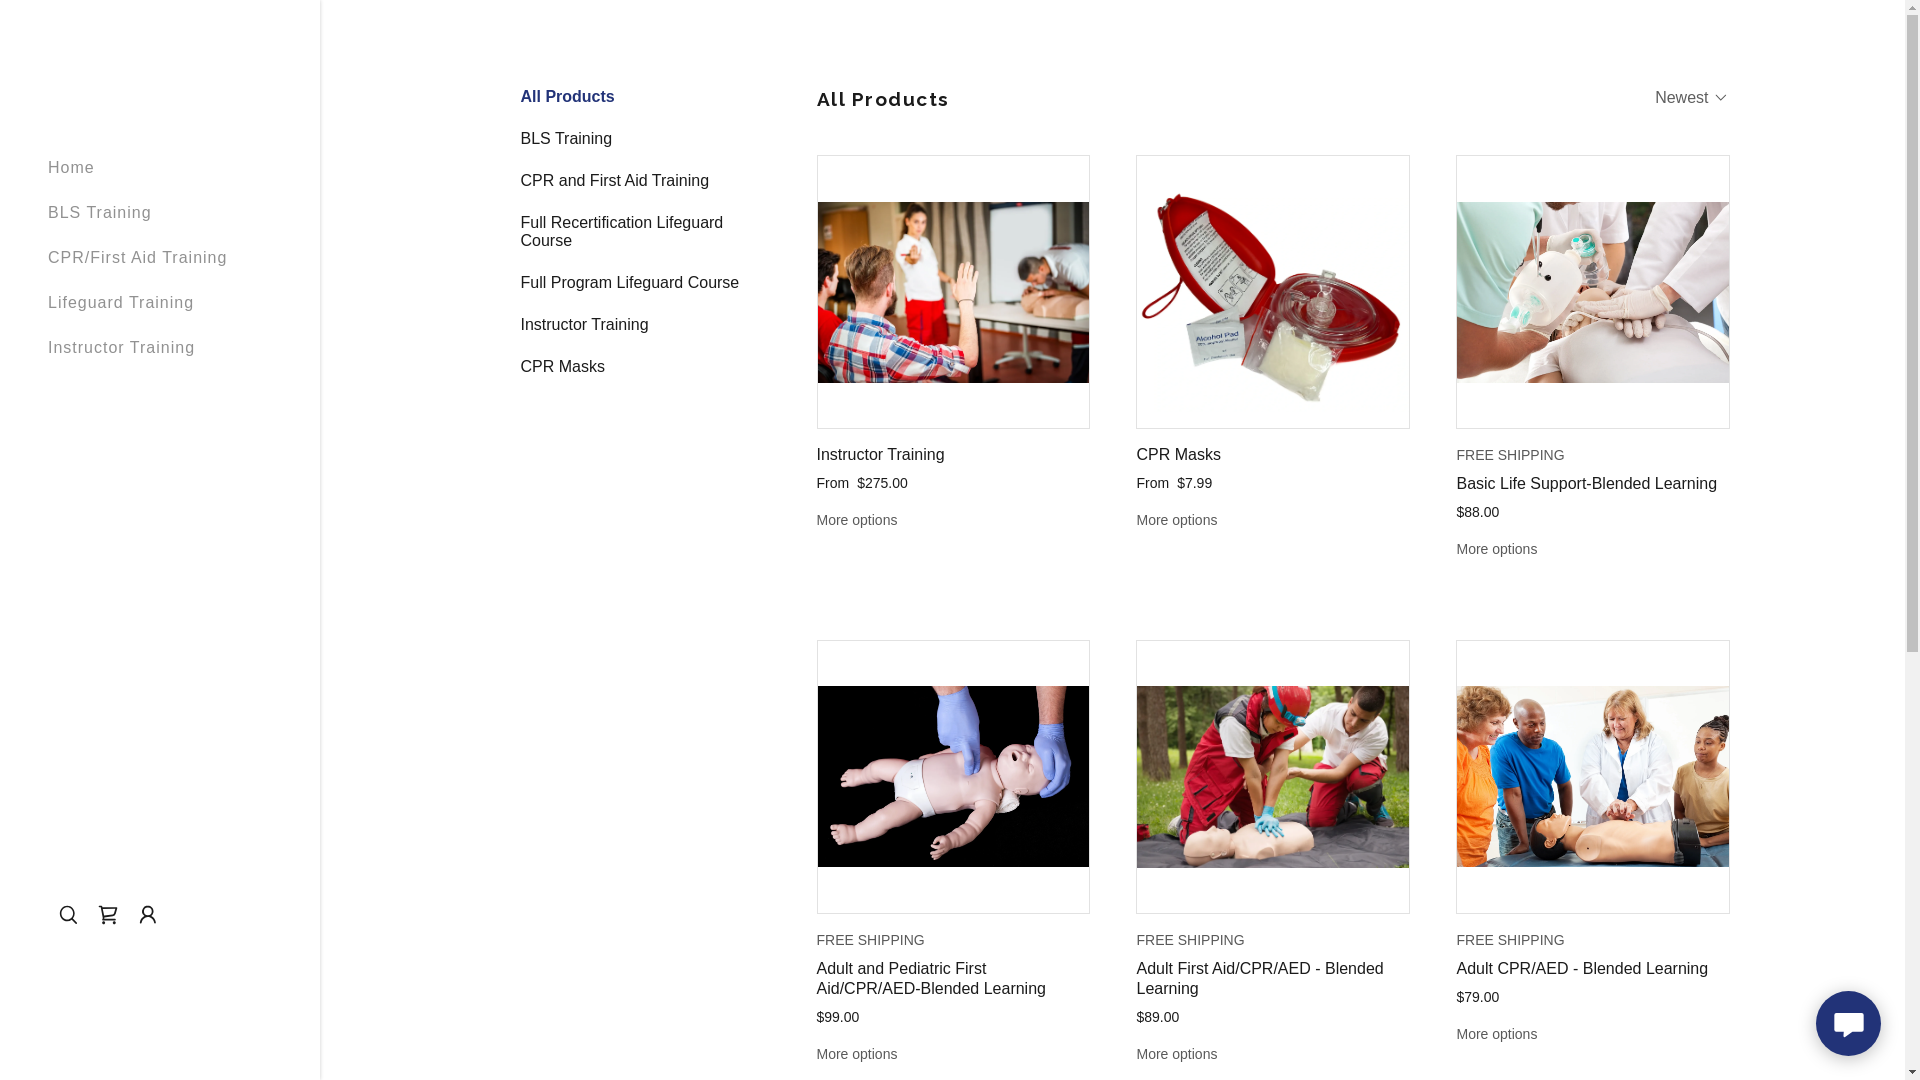  Describe the element at coordinates (519, 96) in the screenshot. I see `'All Products'` at that location.